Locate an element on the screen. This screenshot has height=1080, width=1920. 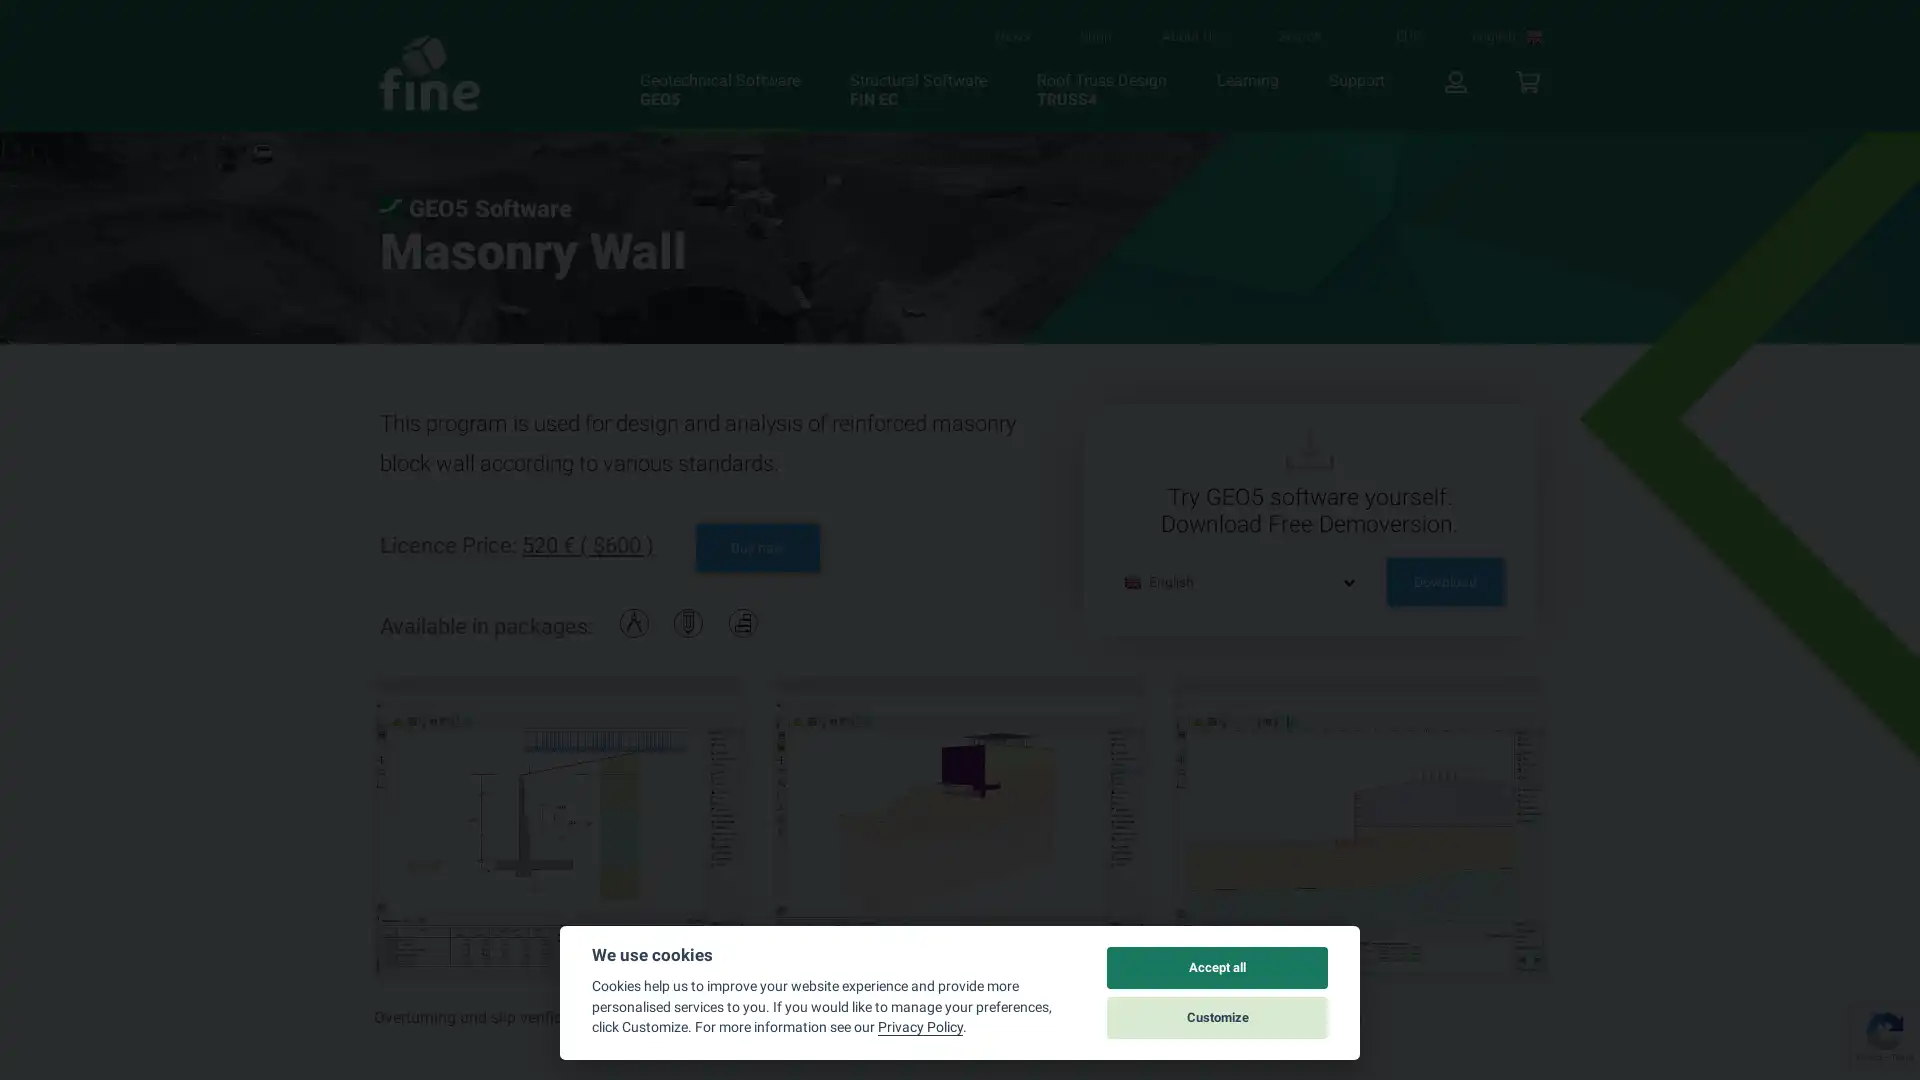
Accept all is located at coordinates (1216, 967).